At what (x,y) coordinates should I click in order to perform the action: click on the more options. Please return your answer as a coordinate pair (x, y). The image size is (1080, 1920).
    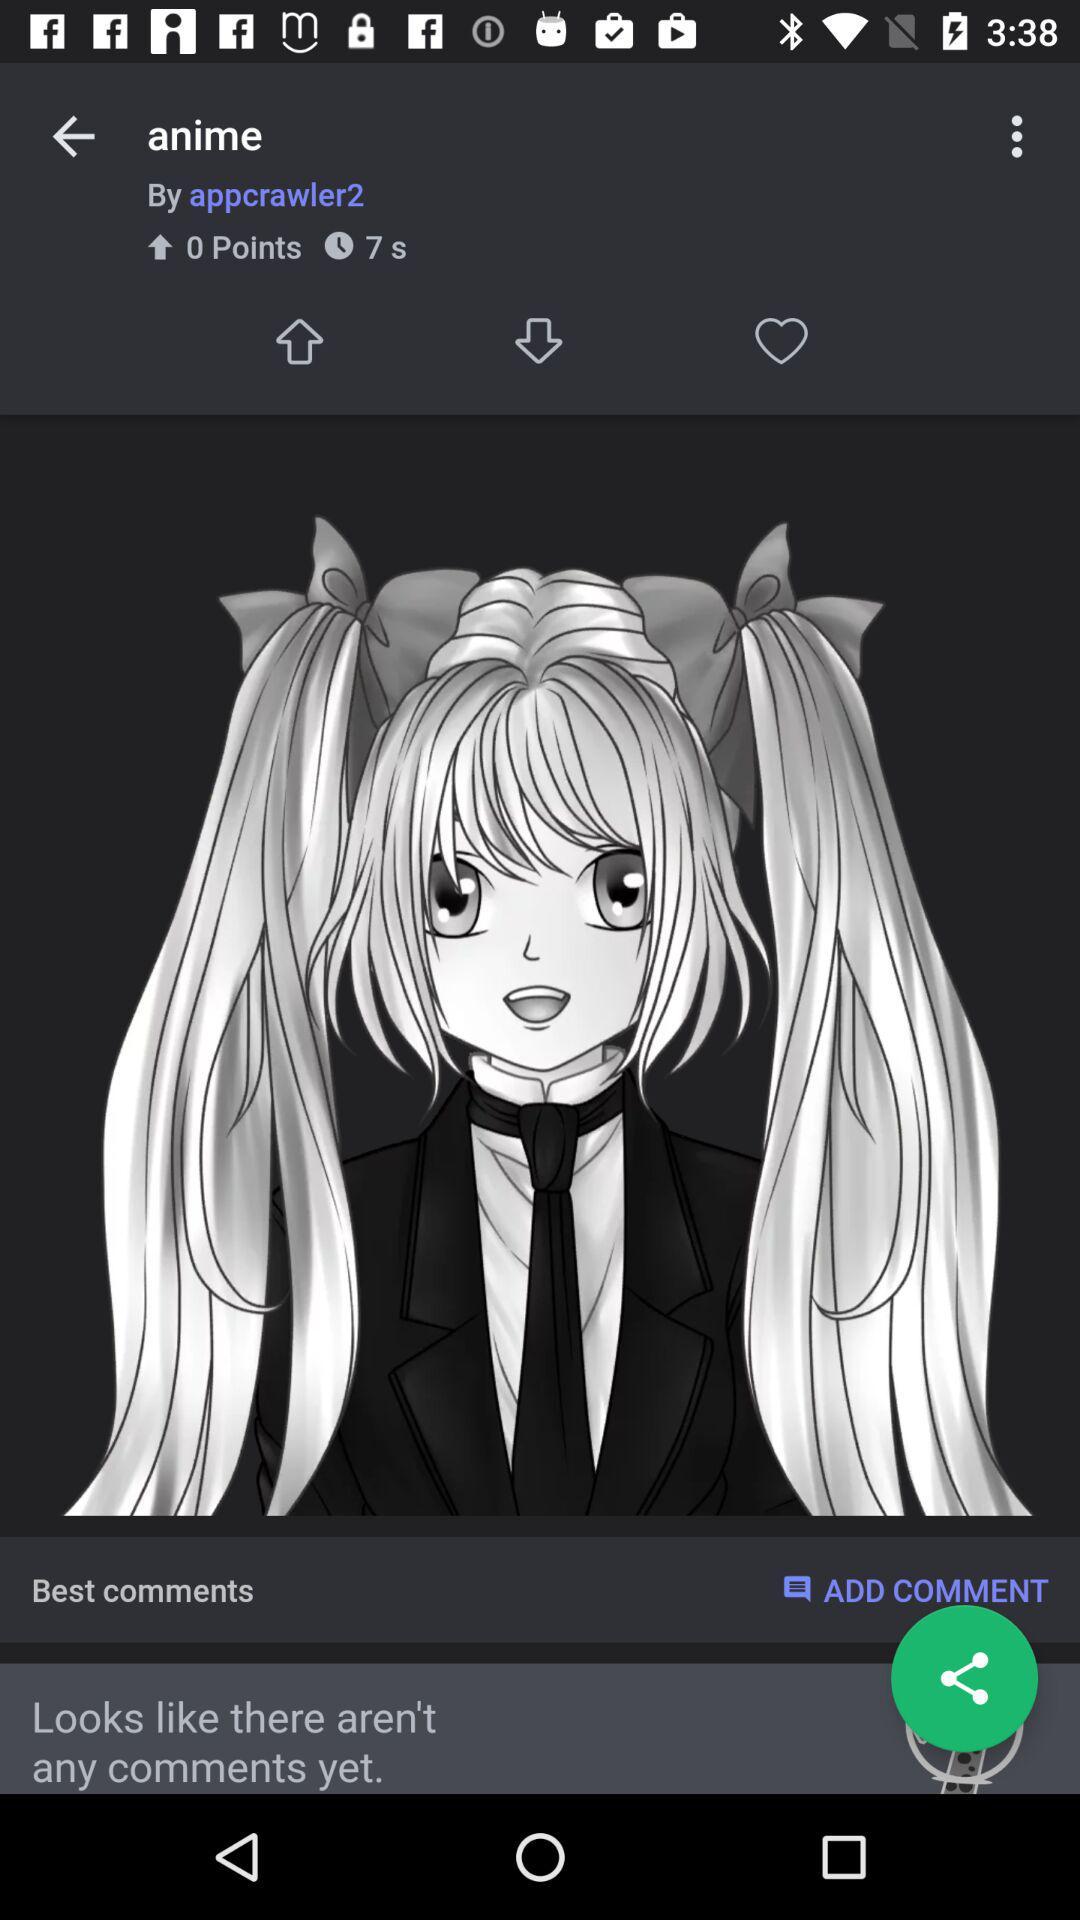
    Looking at the image, I should click on (1017, 135).